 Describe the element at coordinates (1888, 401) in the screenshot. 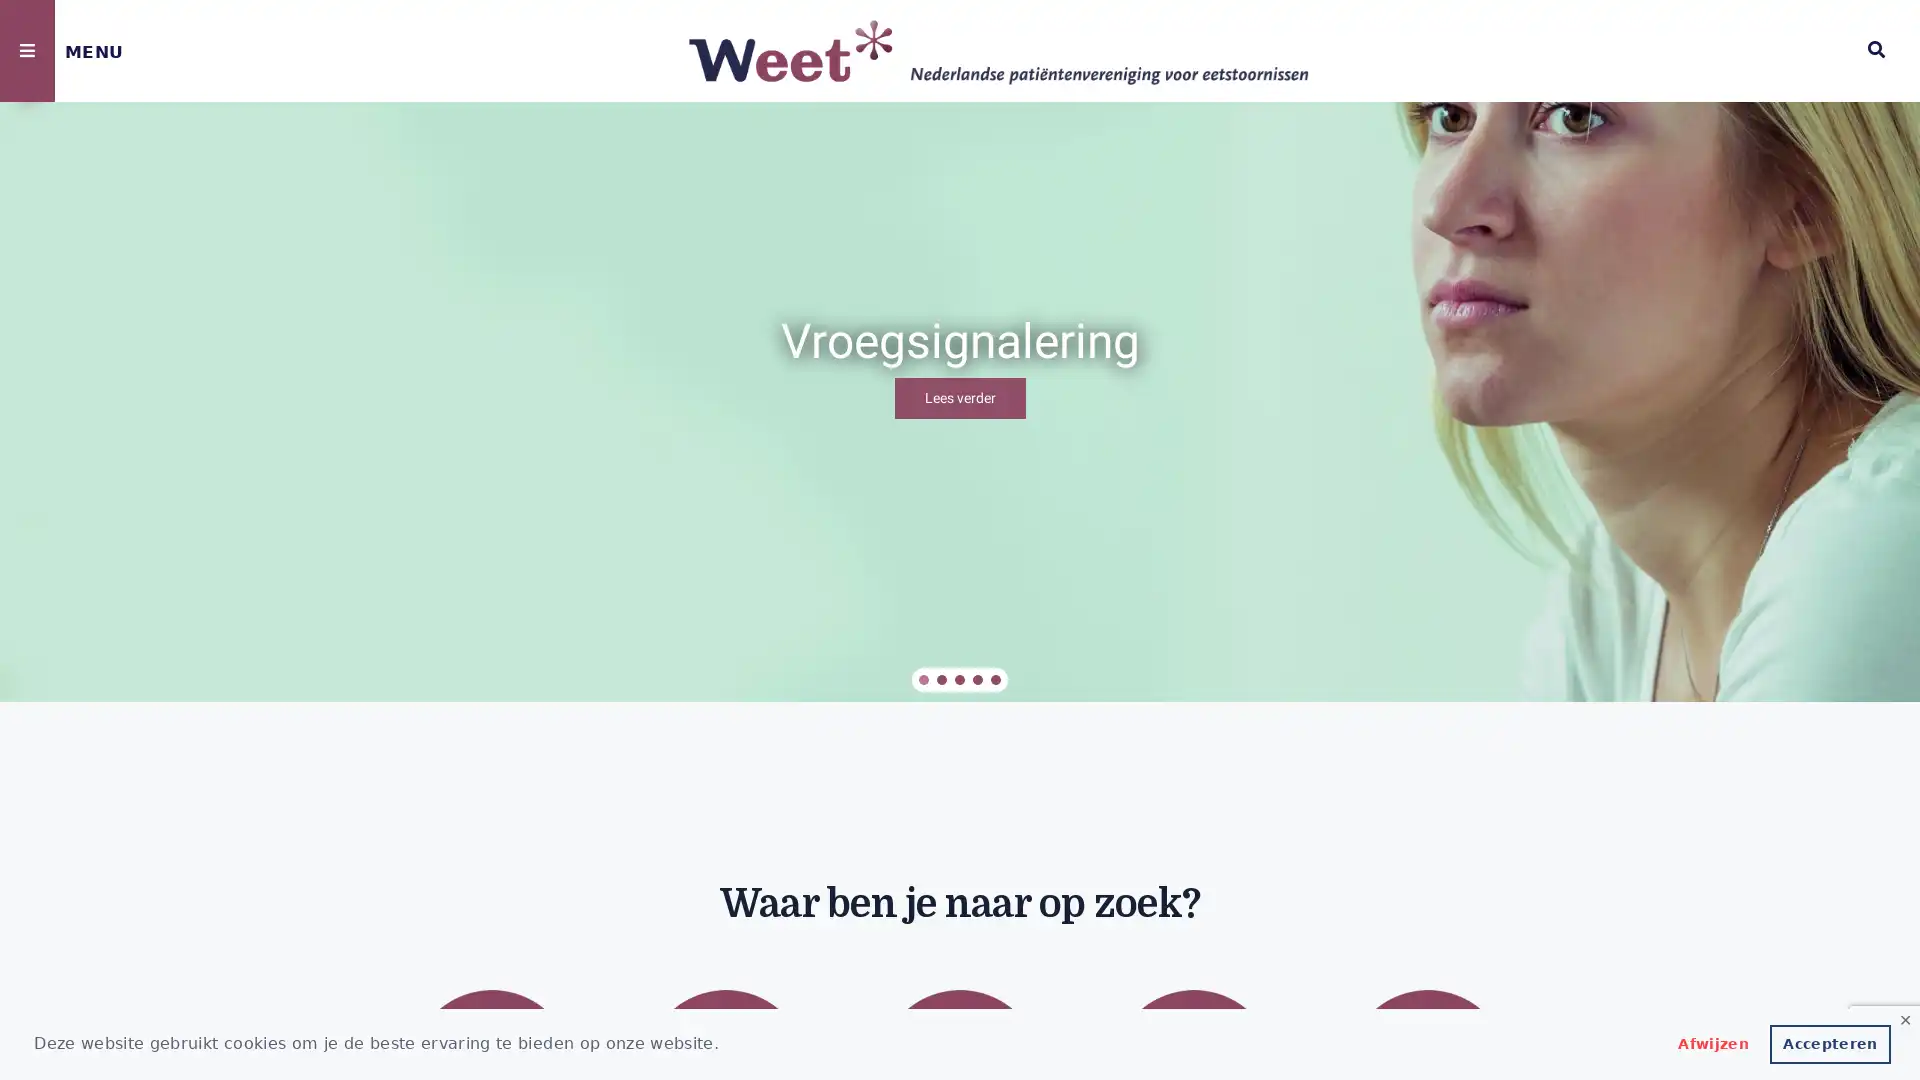

I see `next arrow` at that location.